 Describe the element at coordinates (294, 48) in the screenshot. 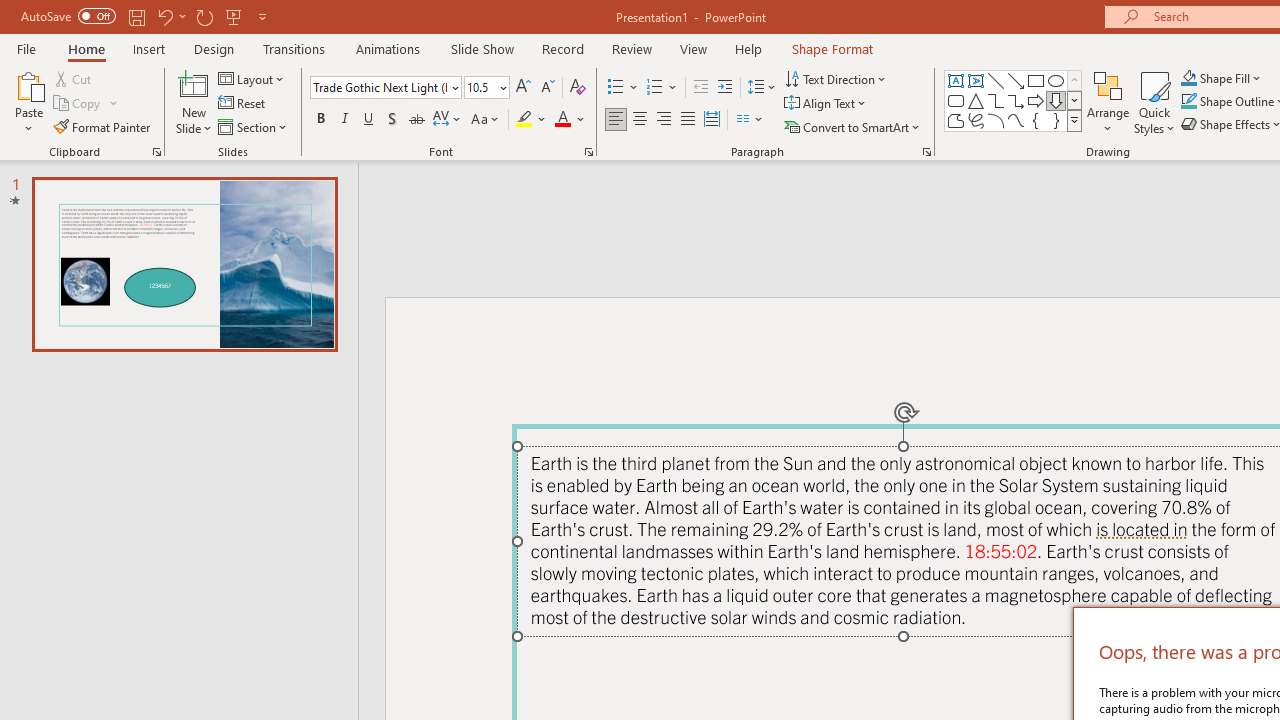

I see `'Transitions'` at that location.